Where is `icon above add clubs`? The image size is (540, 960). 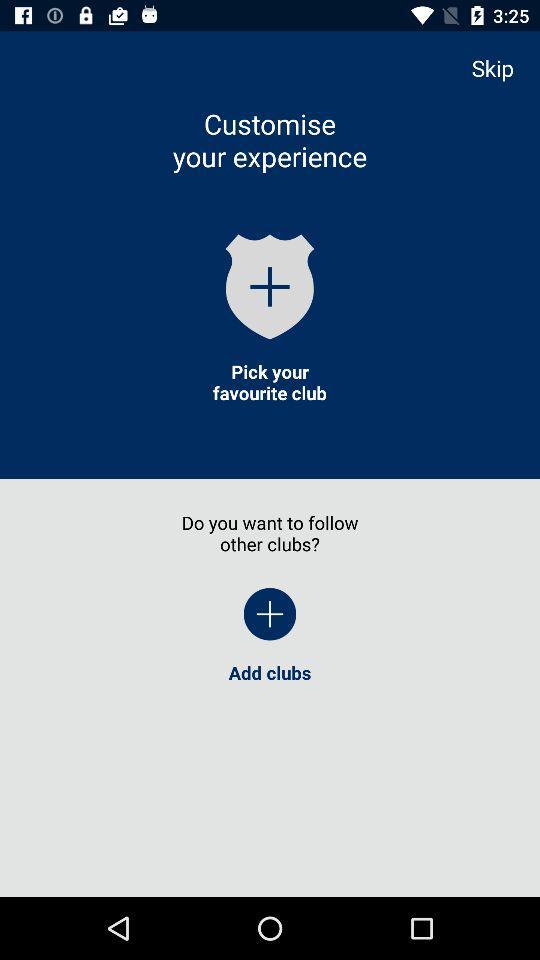 icon above add clubs is located at coordinates (270, 613).